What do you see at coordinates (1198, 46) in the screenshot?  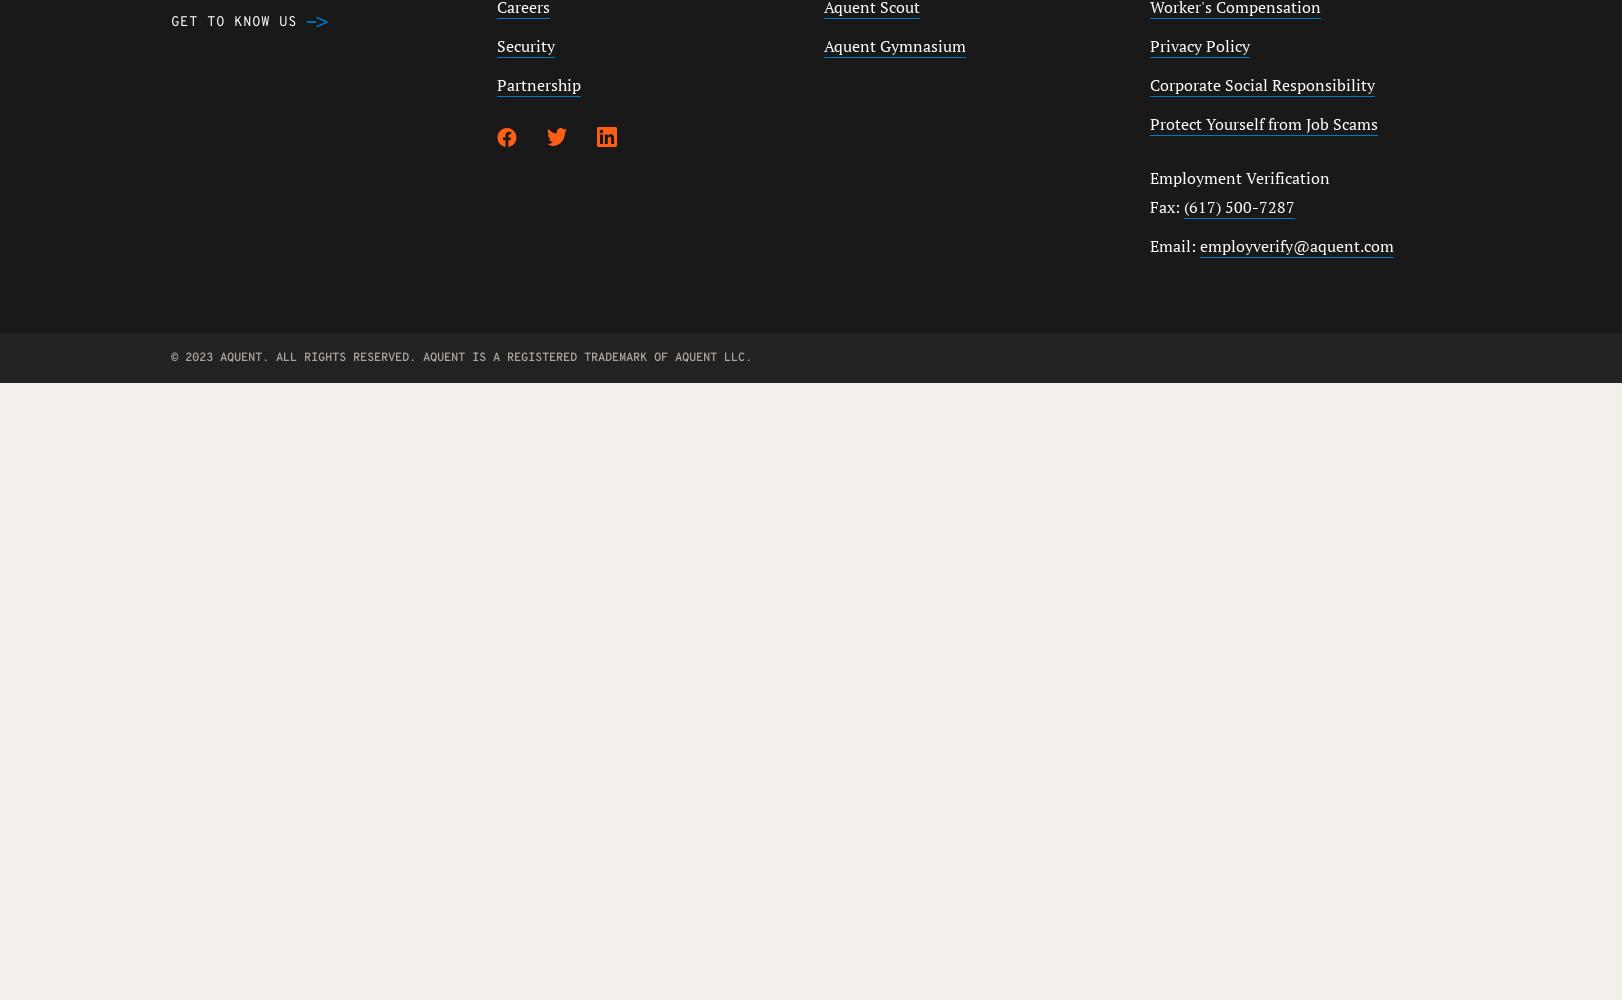 I see `'Privacy Policy'` at bounding box center [1198, 46].